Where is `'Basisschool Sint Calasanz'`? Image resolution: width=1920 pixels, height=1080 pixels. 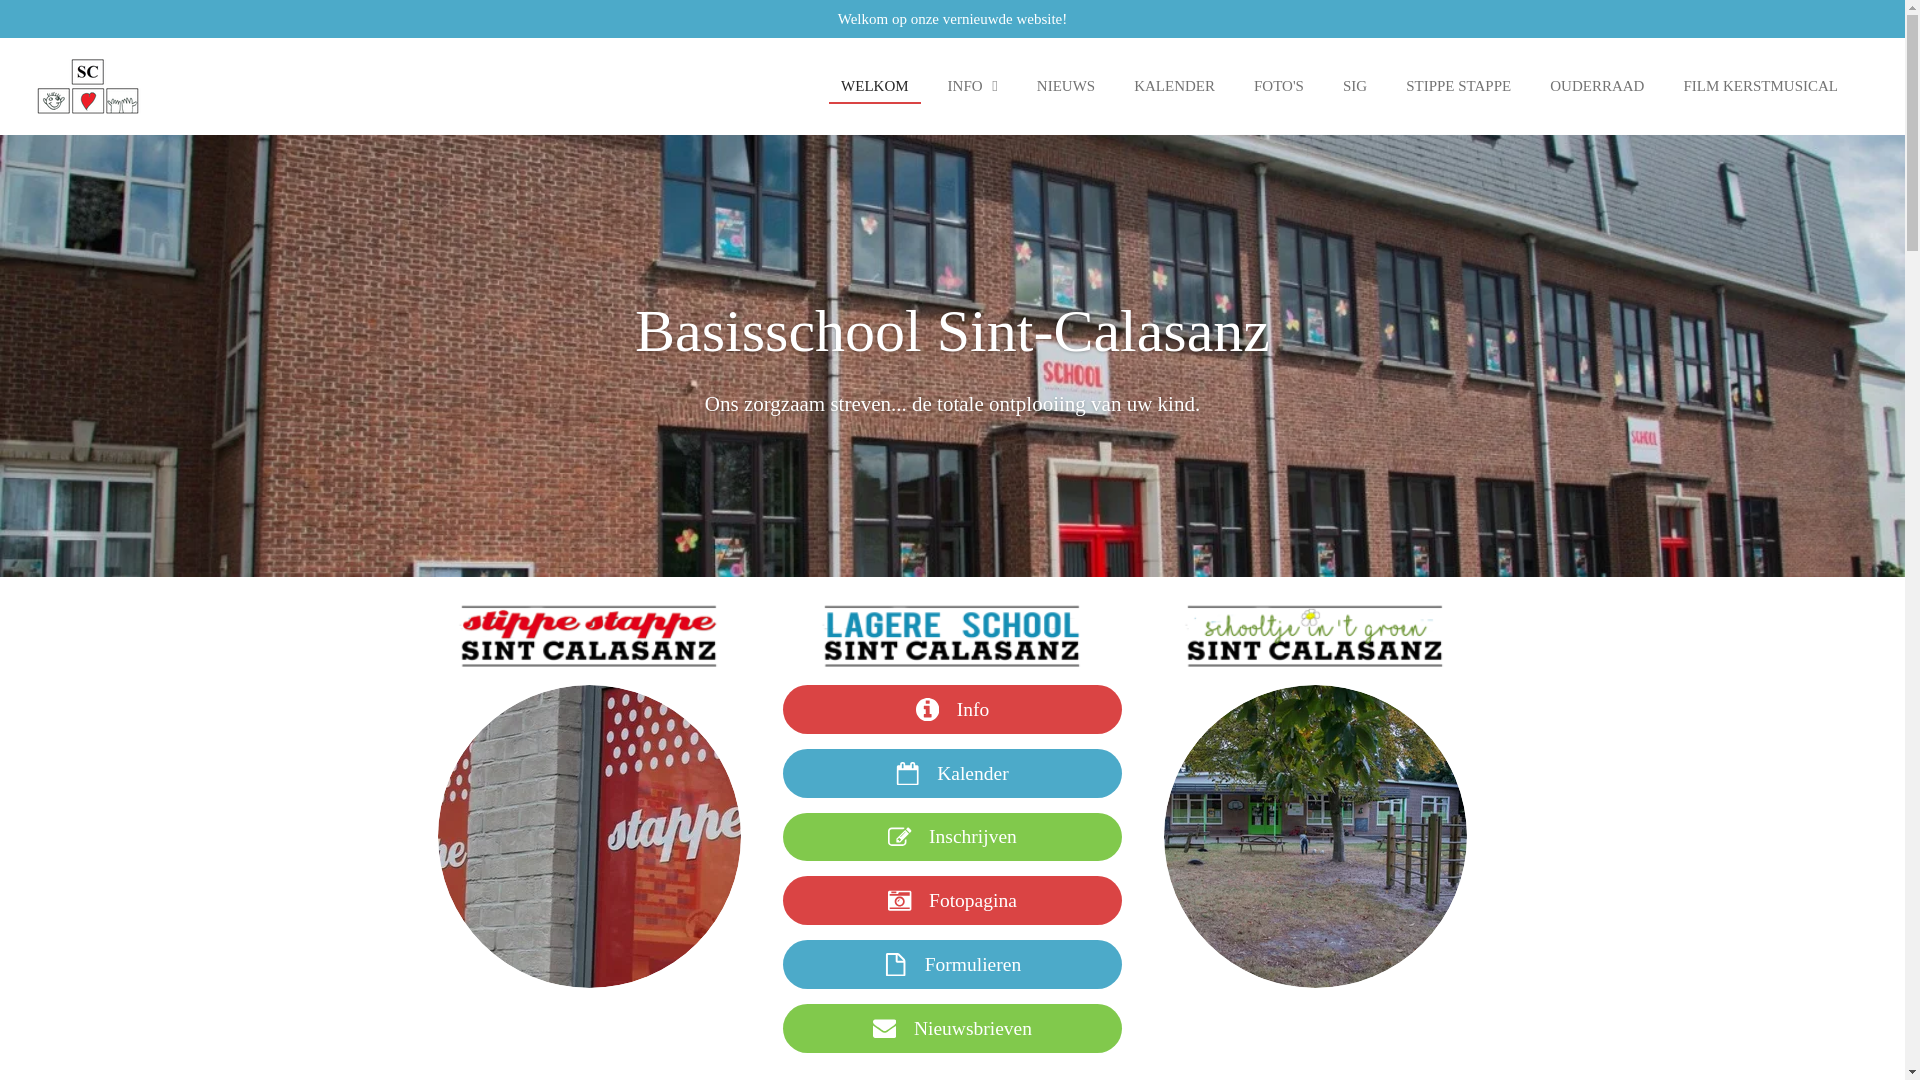
'Basisschool Sint Calasanz' is located at coordinates (88, 85).